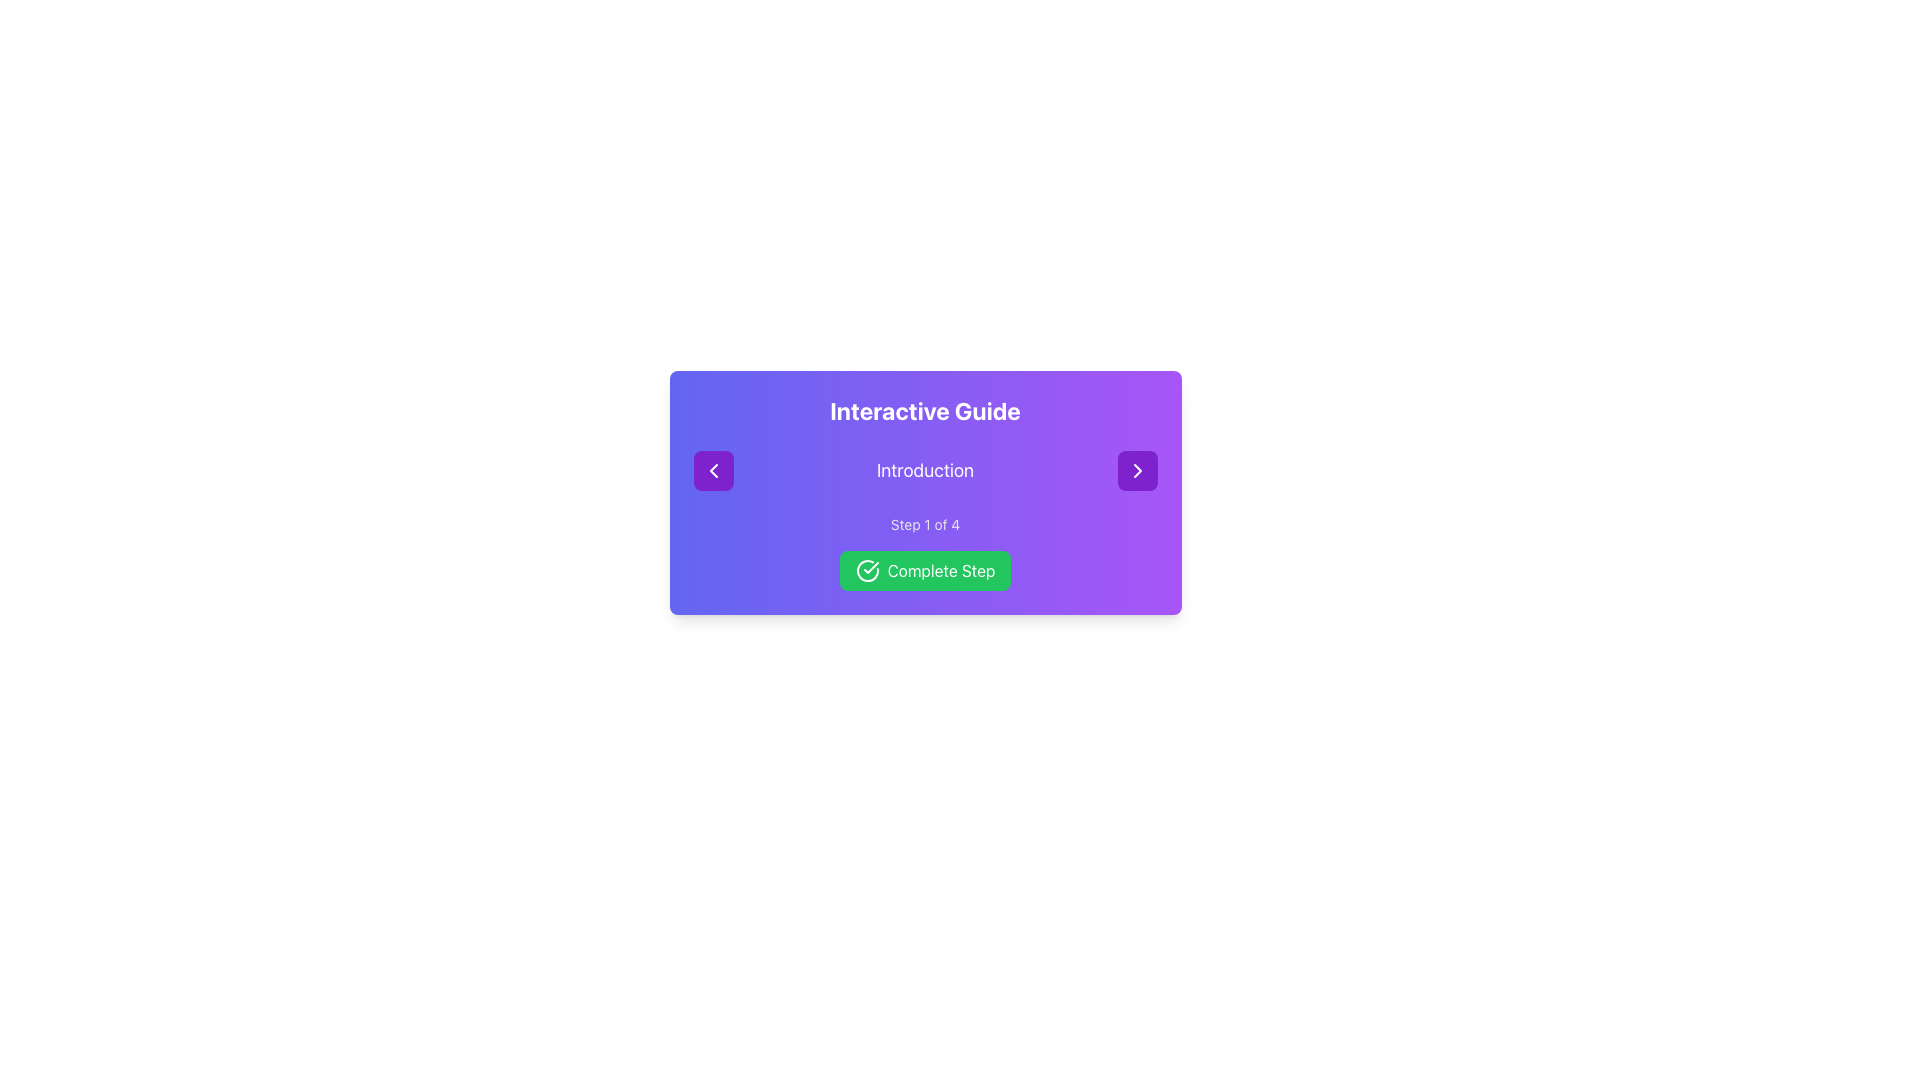 Image resolution: width=1920 pixels, height=1080 pixels. Describe the element at coordinates (1137, 470) in the screenshot. I see `the right-facing chevron icon within the purple rounded rectangular button that is part of the navigation system for the interactive guide` at that location.